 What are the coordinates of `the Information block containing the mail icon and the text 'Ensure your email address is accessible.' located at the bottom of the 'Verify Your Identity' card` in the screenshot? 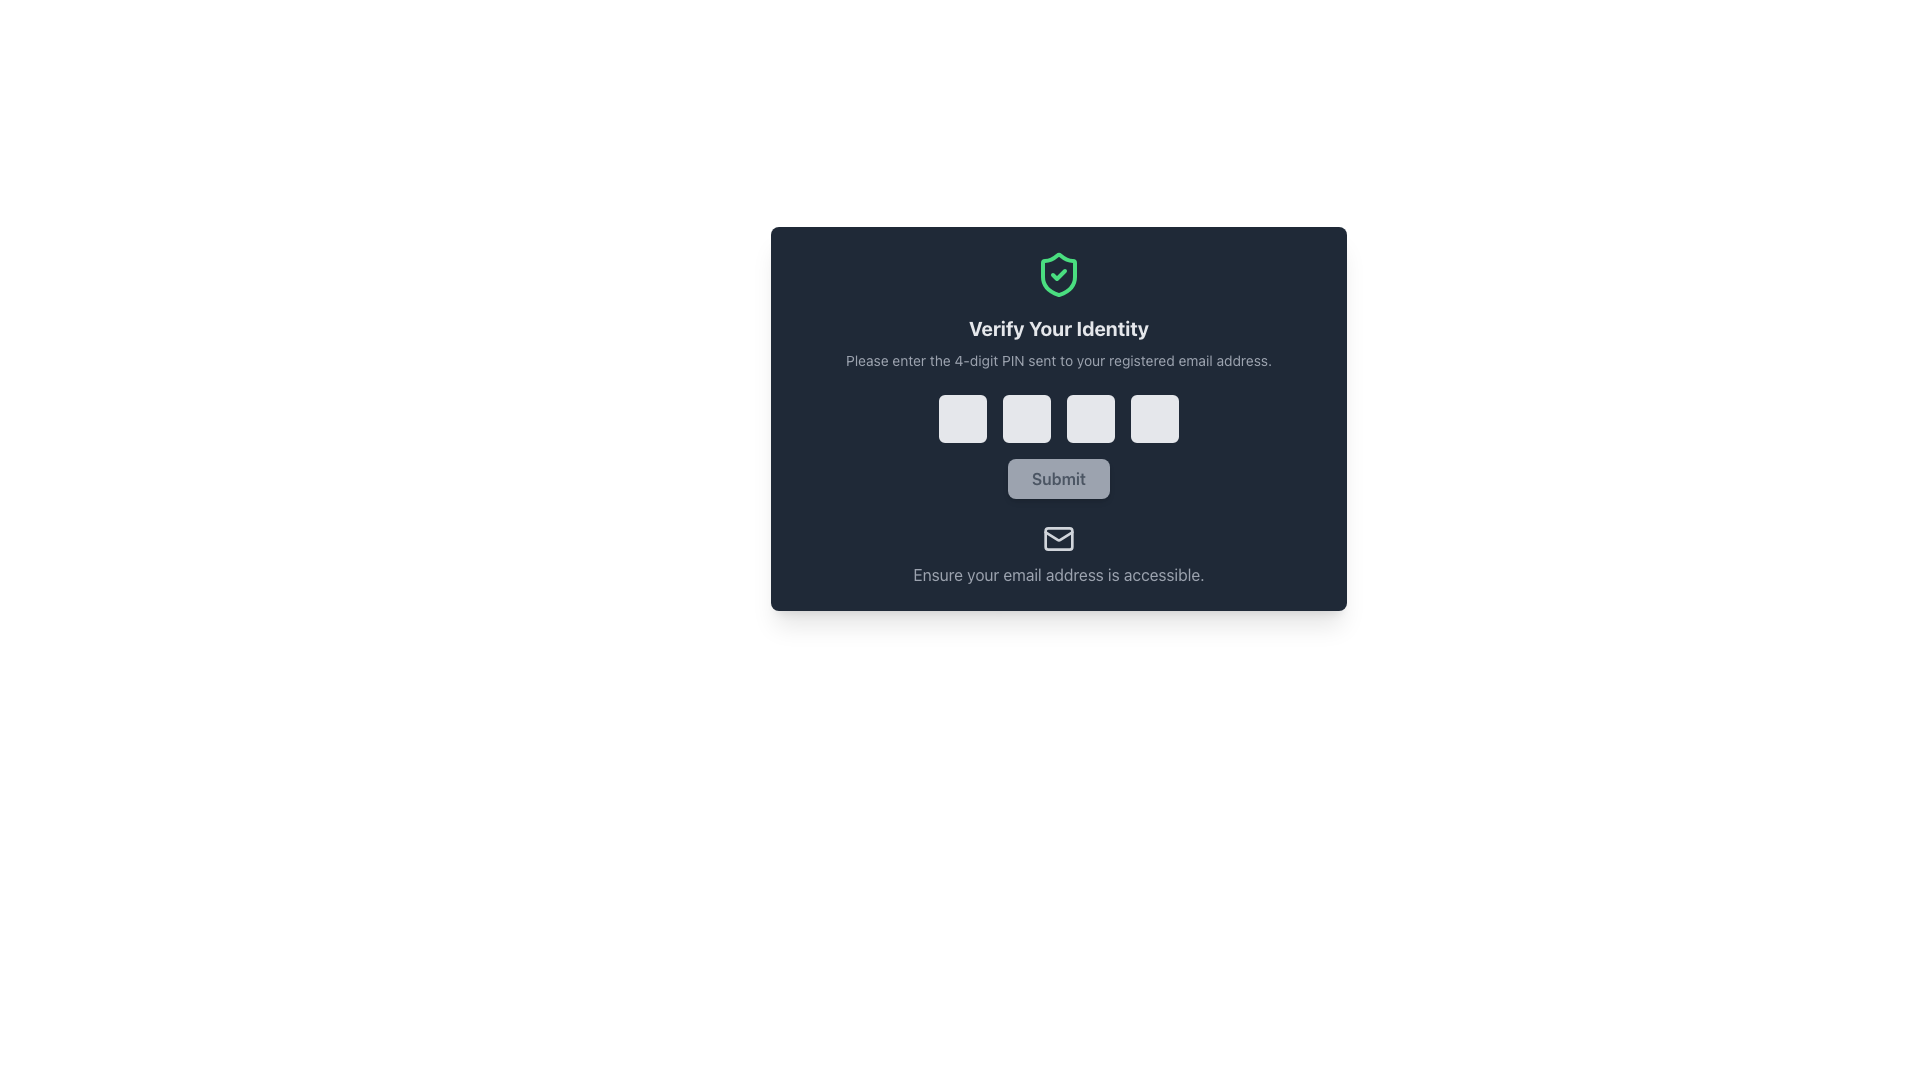 It's located at (1058, 555).